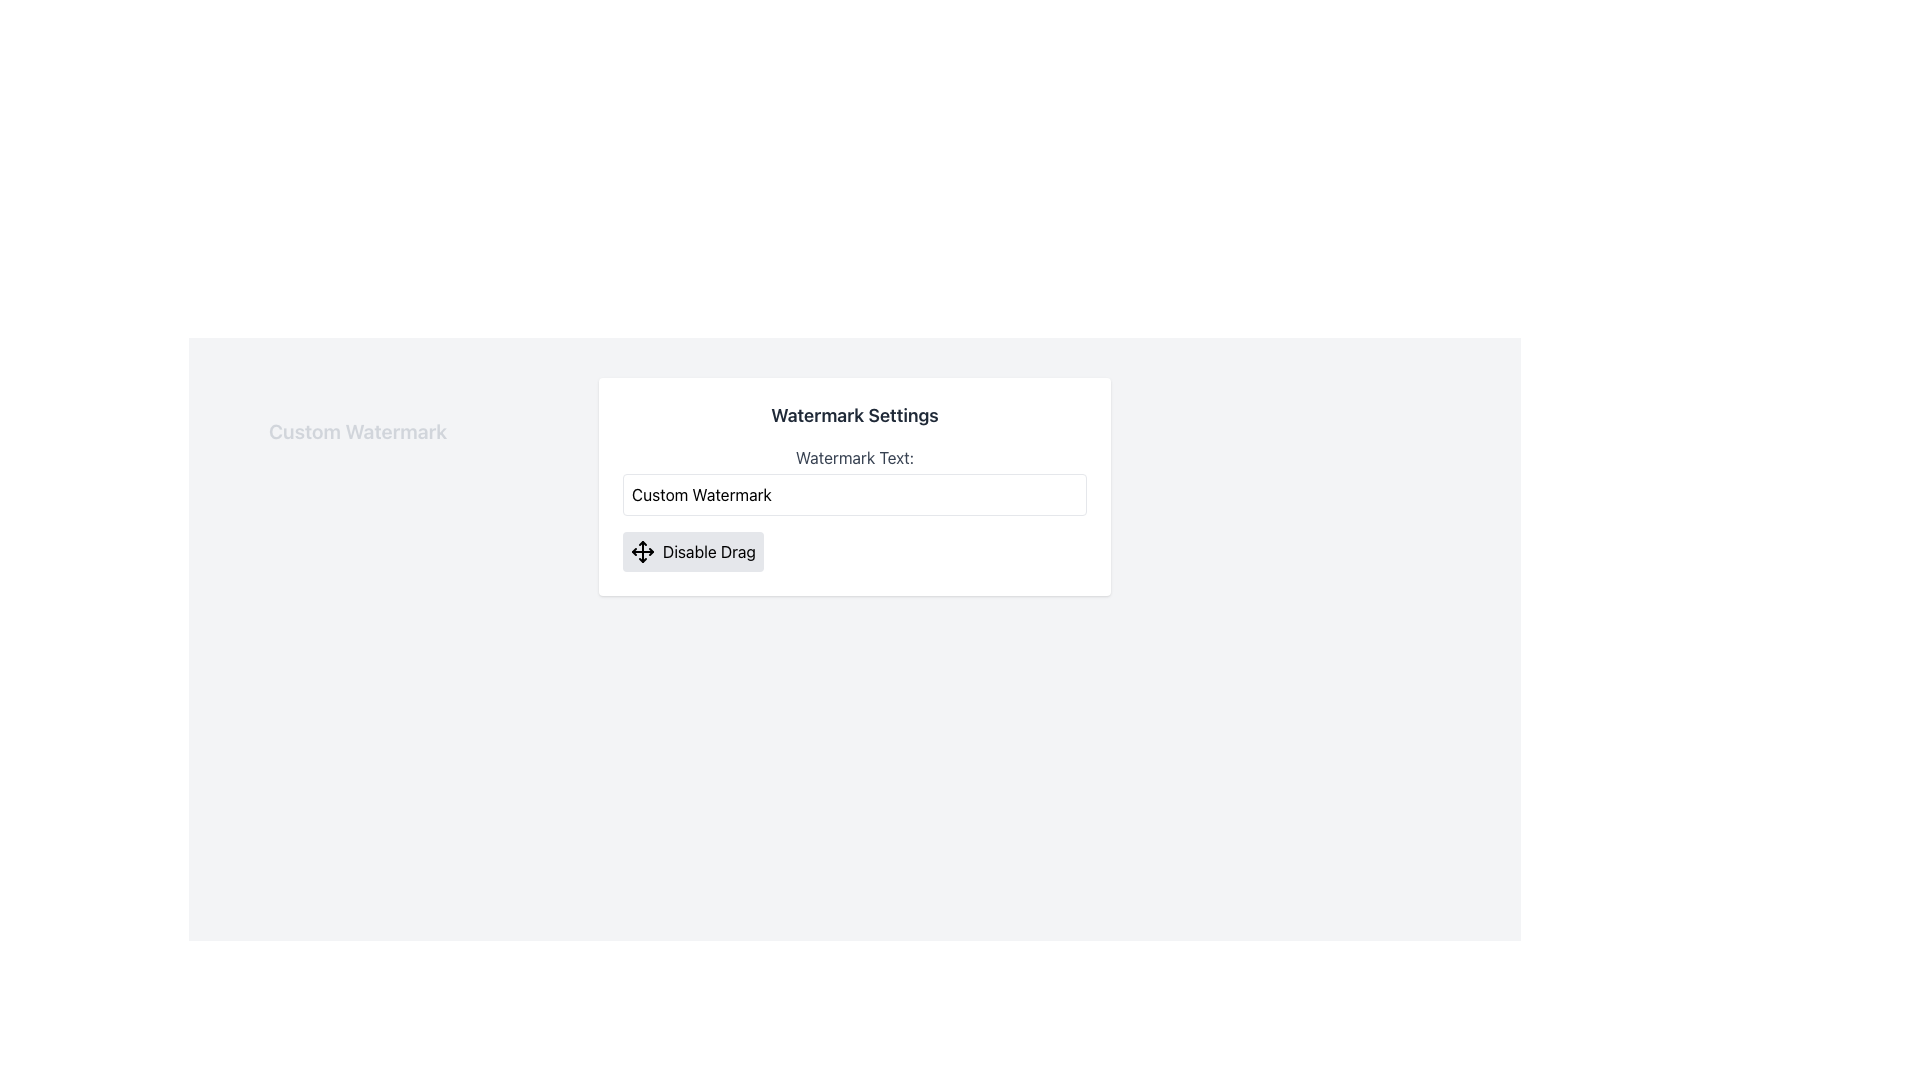  Describe the element at coordinates (854, 415) in the screenshot. I see `the static text header or title that serves as the header for the configuration section related to watermark settings` at that location.